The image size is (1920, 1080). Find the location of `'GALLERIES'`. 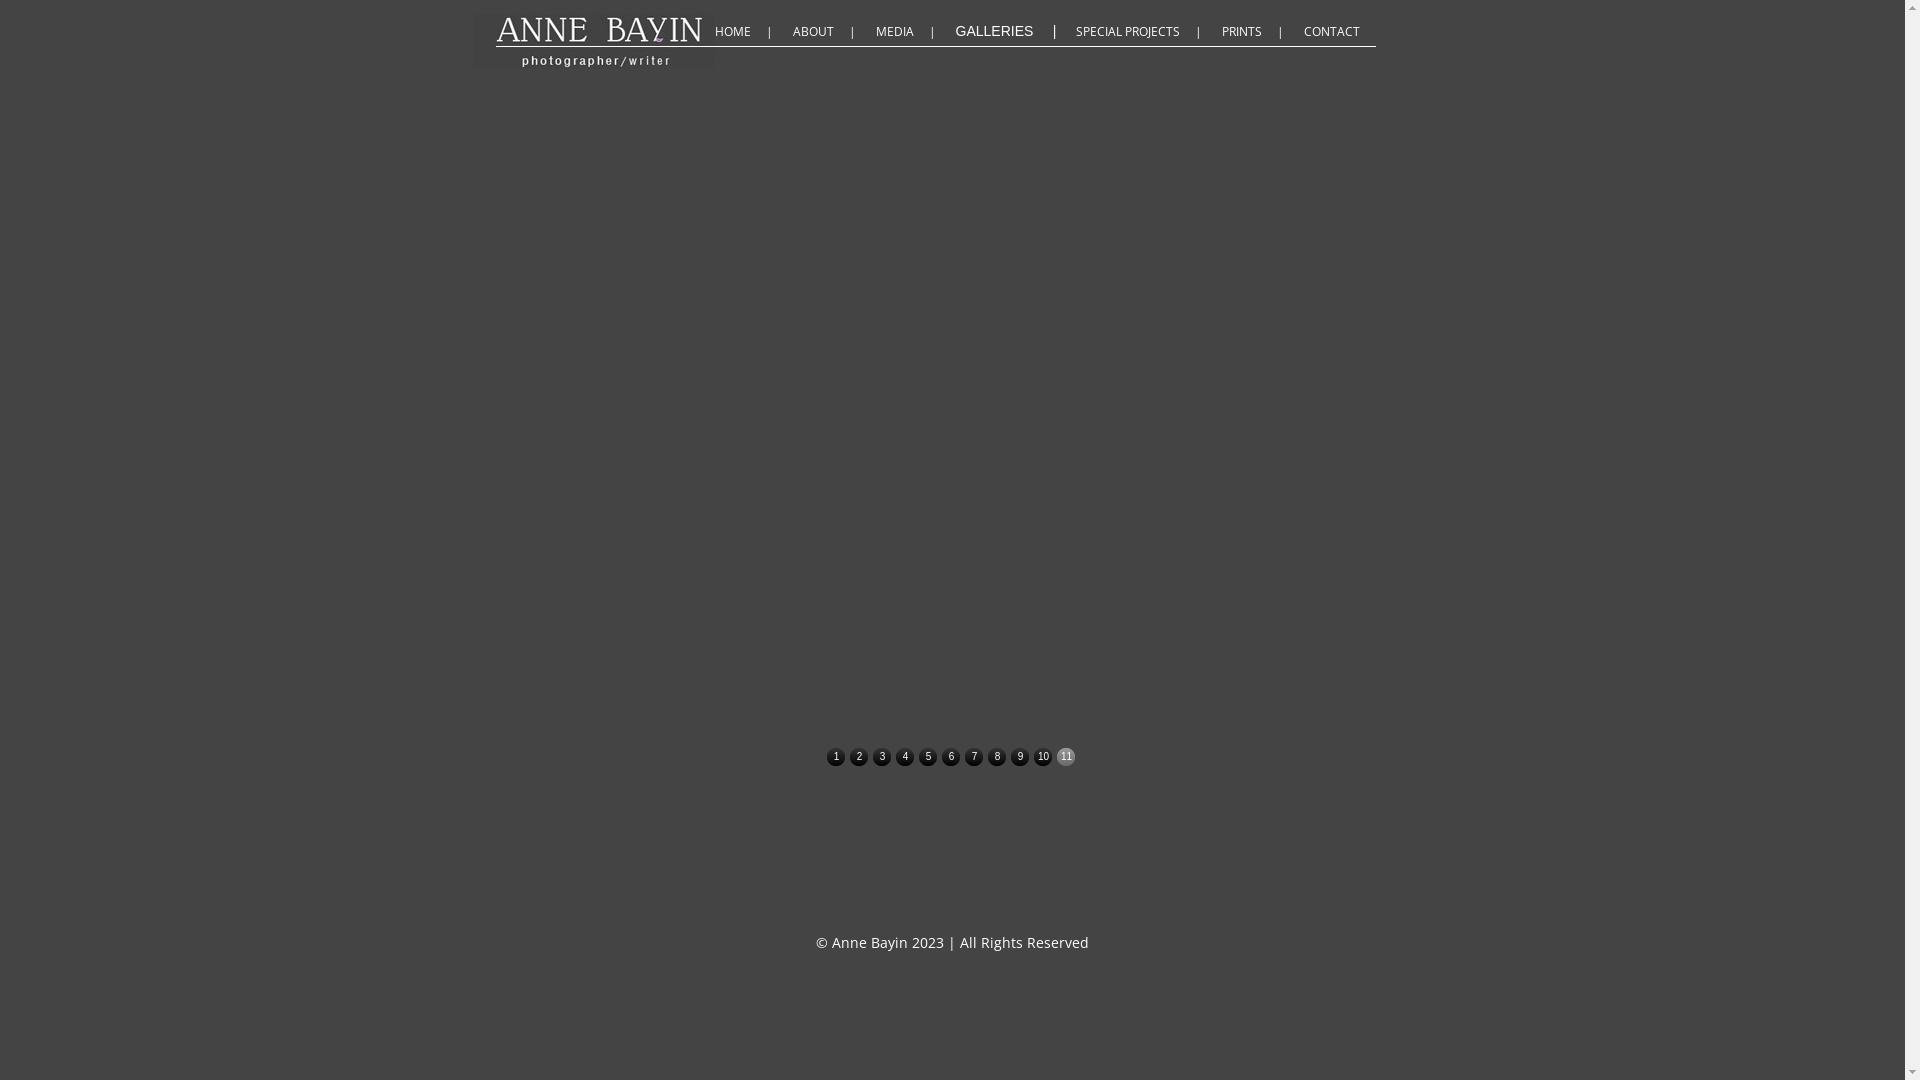

'GALLERIES' is located at coordinates (1009, 31).